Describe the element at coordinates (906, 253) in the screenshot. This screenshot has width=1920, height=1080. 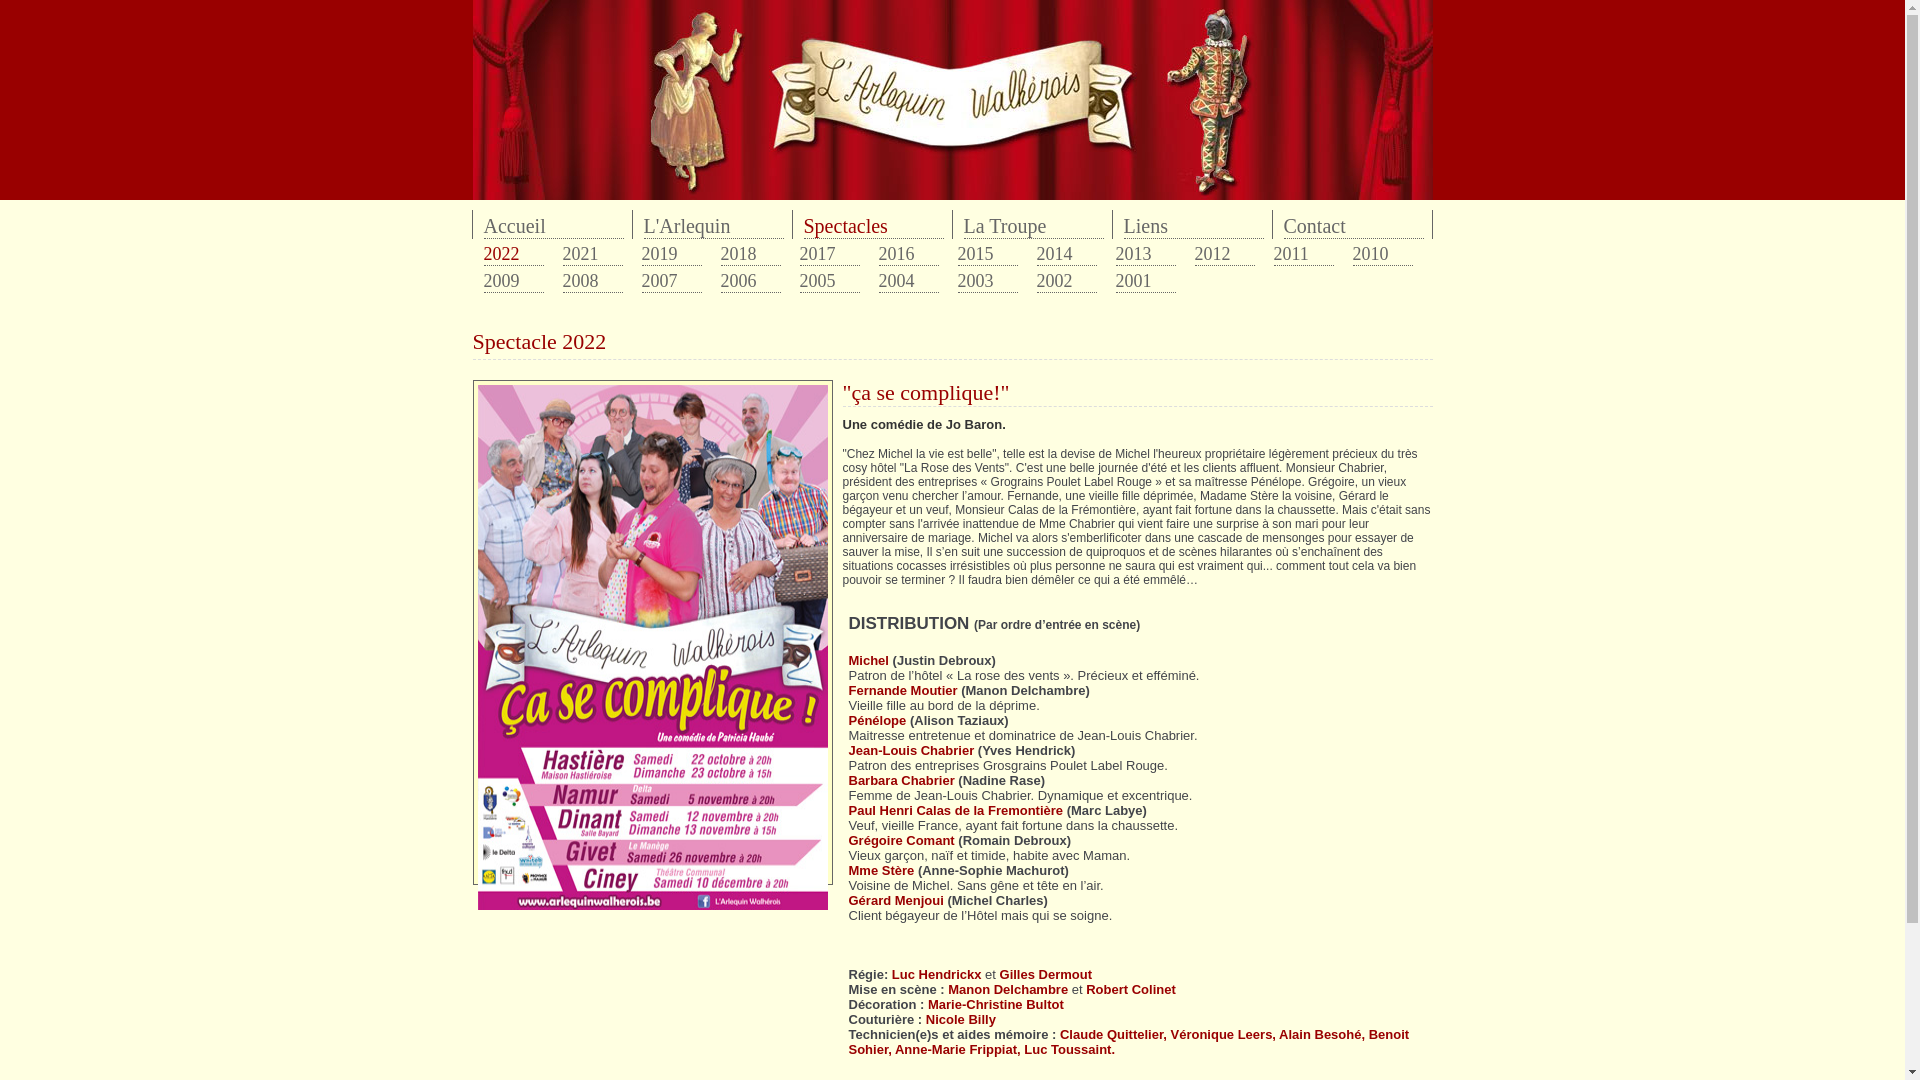
I see `'2016'` at that location.